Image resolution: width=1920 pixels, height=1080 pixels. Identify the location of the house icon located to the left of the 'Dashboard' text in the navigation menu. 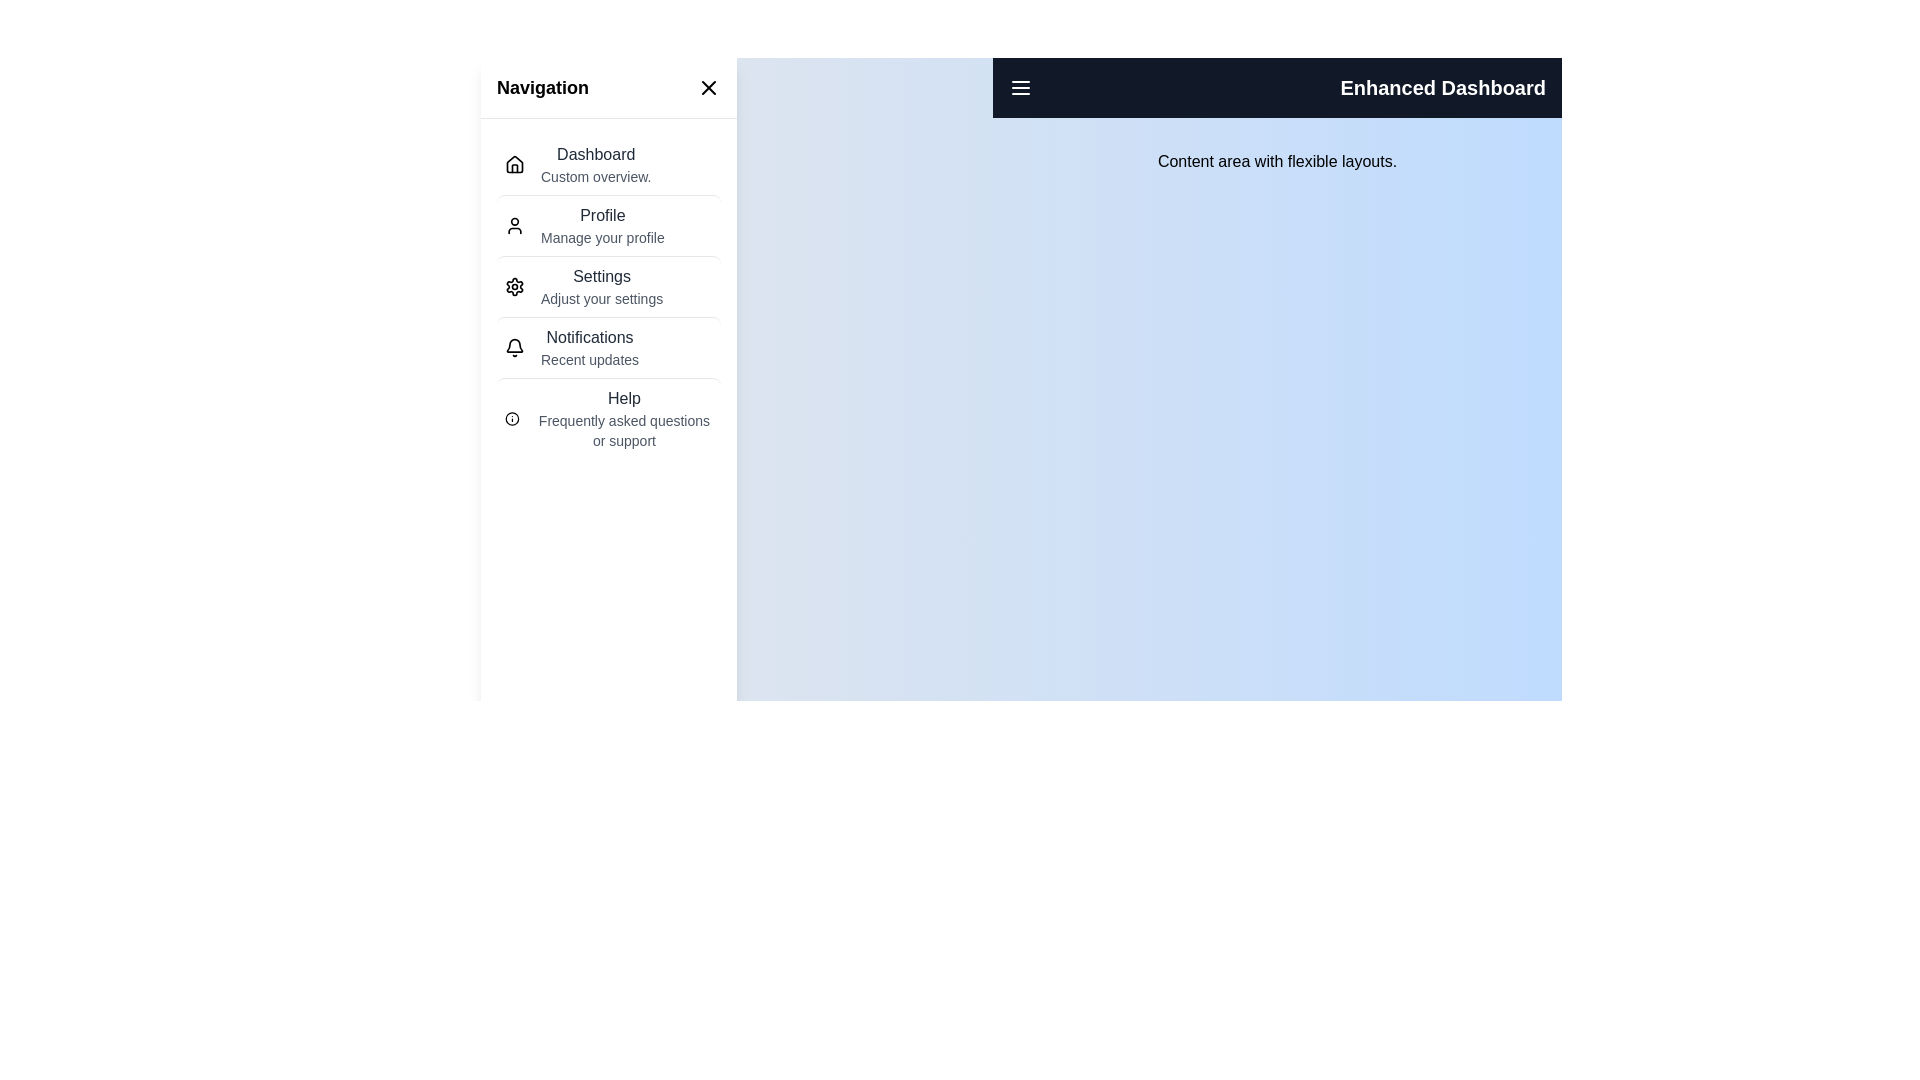
(514, 164).